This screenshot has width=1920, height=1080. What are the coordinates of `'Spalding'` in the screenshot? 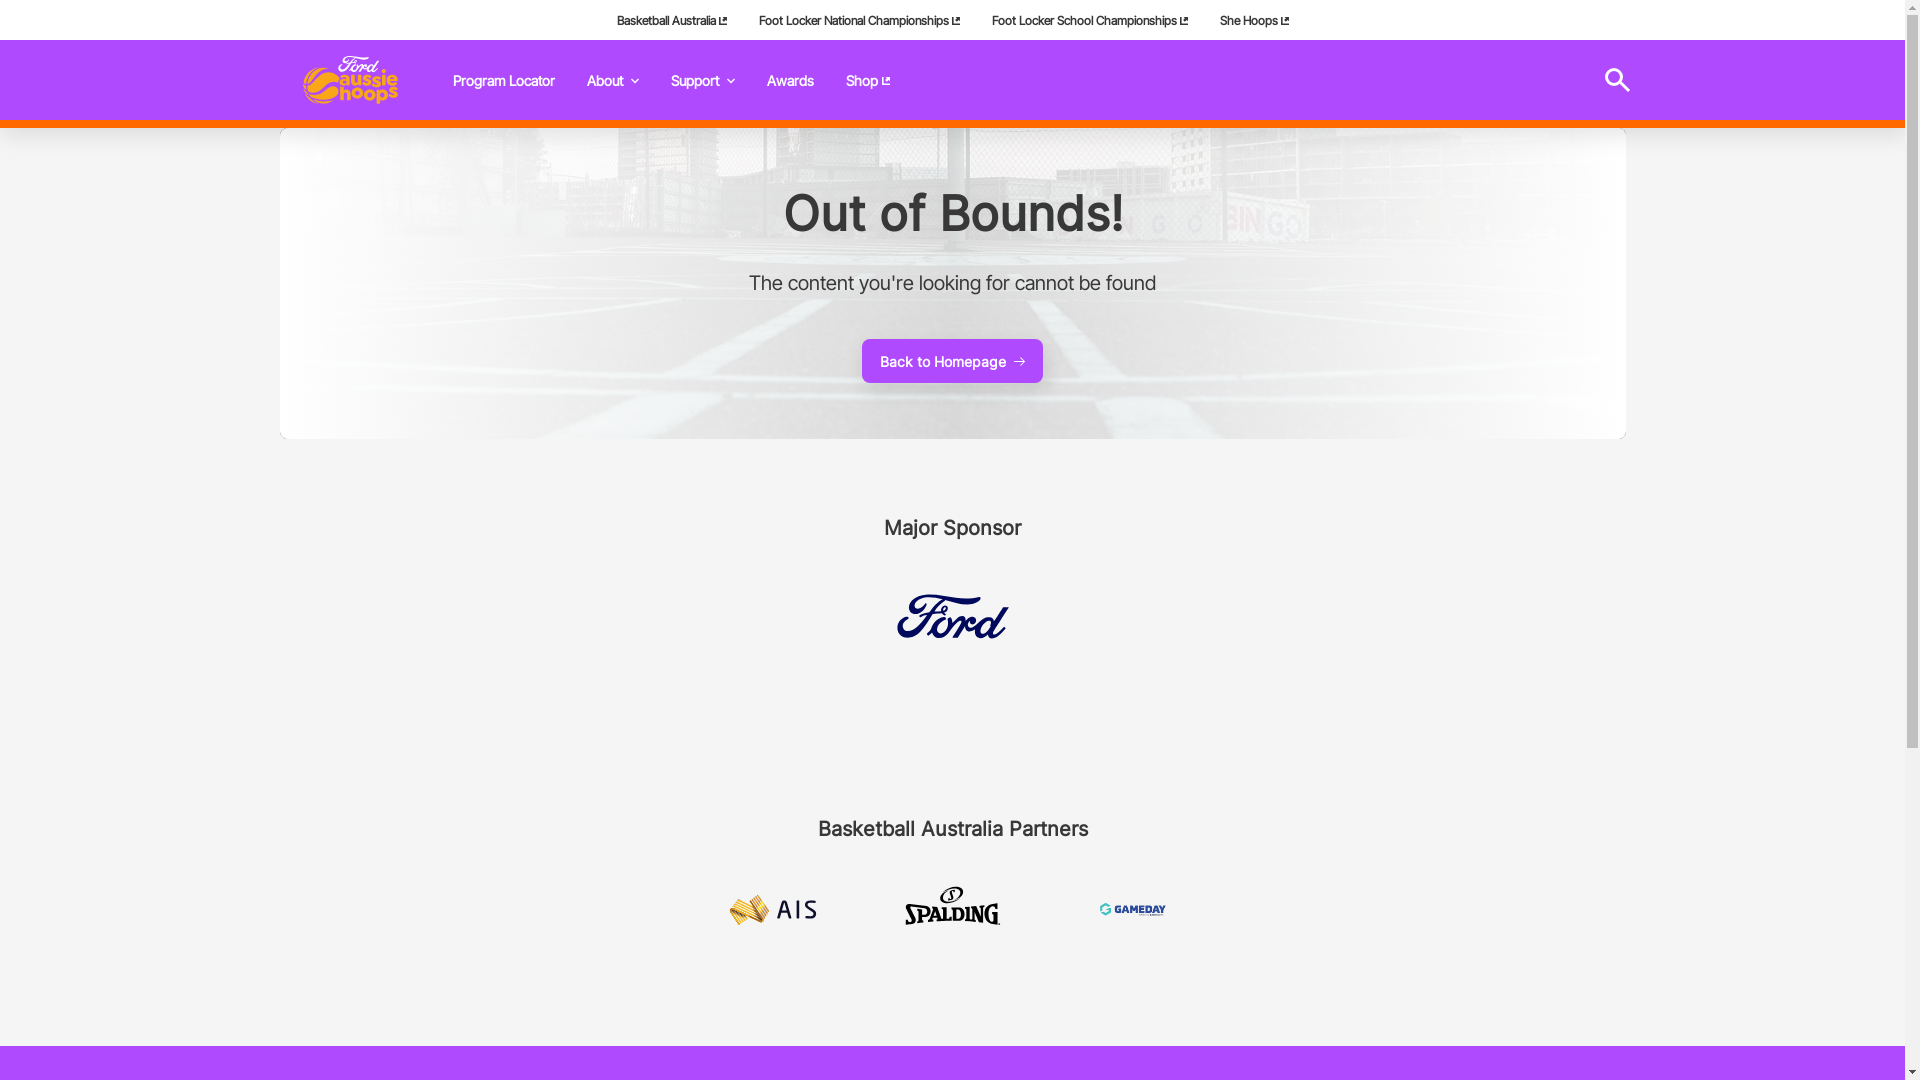 It's located at (950, 909).